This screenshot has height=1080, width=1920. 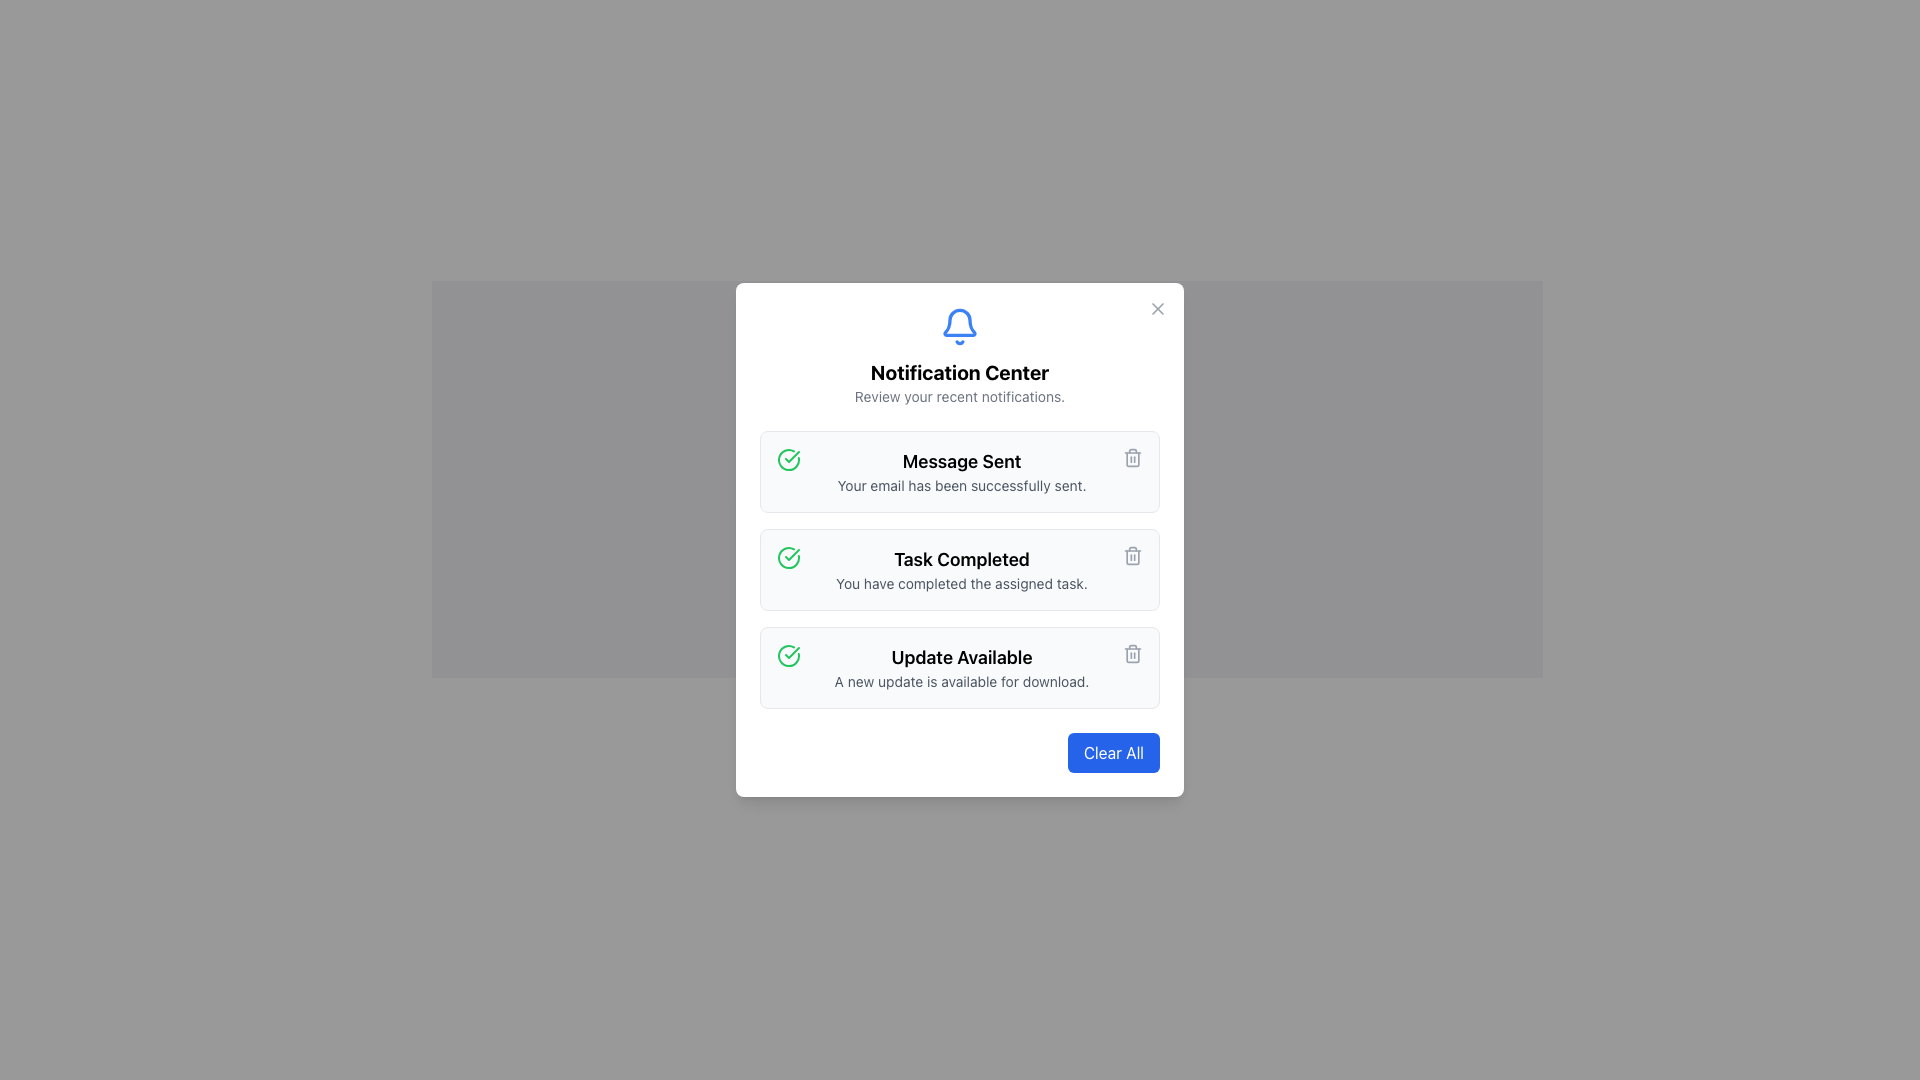 I want to click on the close graphical icon located at the top-right corner of the notification dialog box, so click(x=1157, y=308).